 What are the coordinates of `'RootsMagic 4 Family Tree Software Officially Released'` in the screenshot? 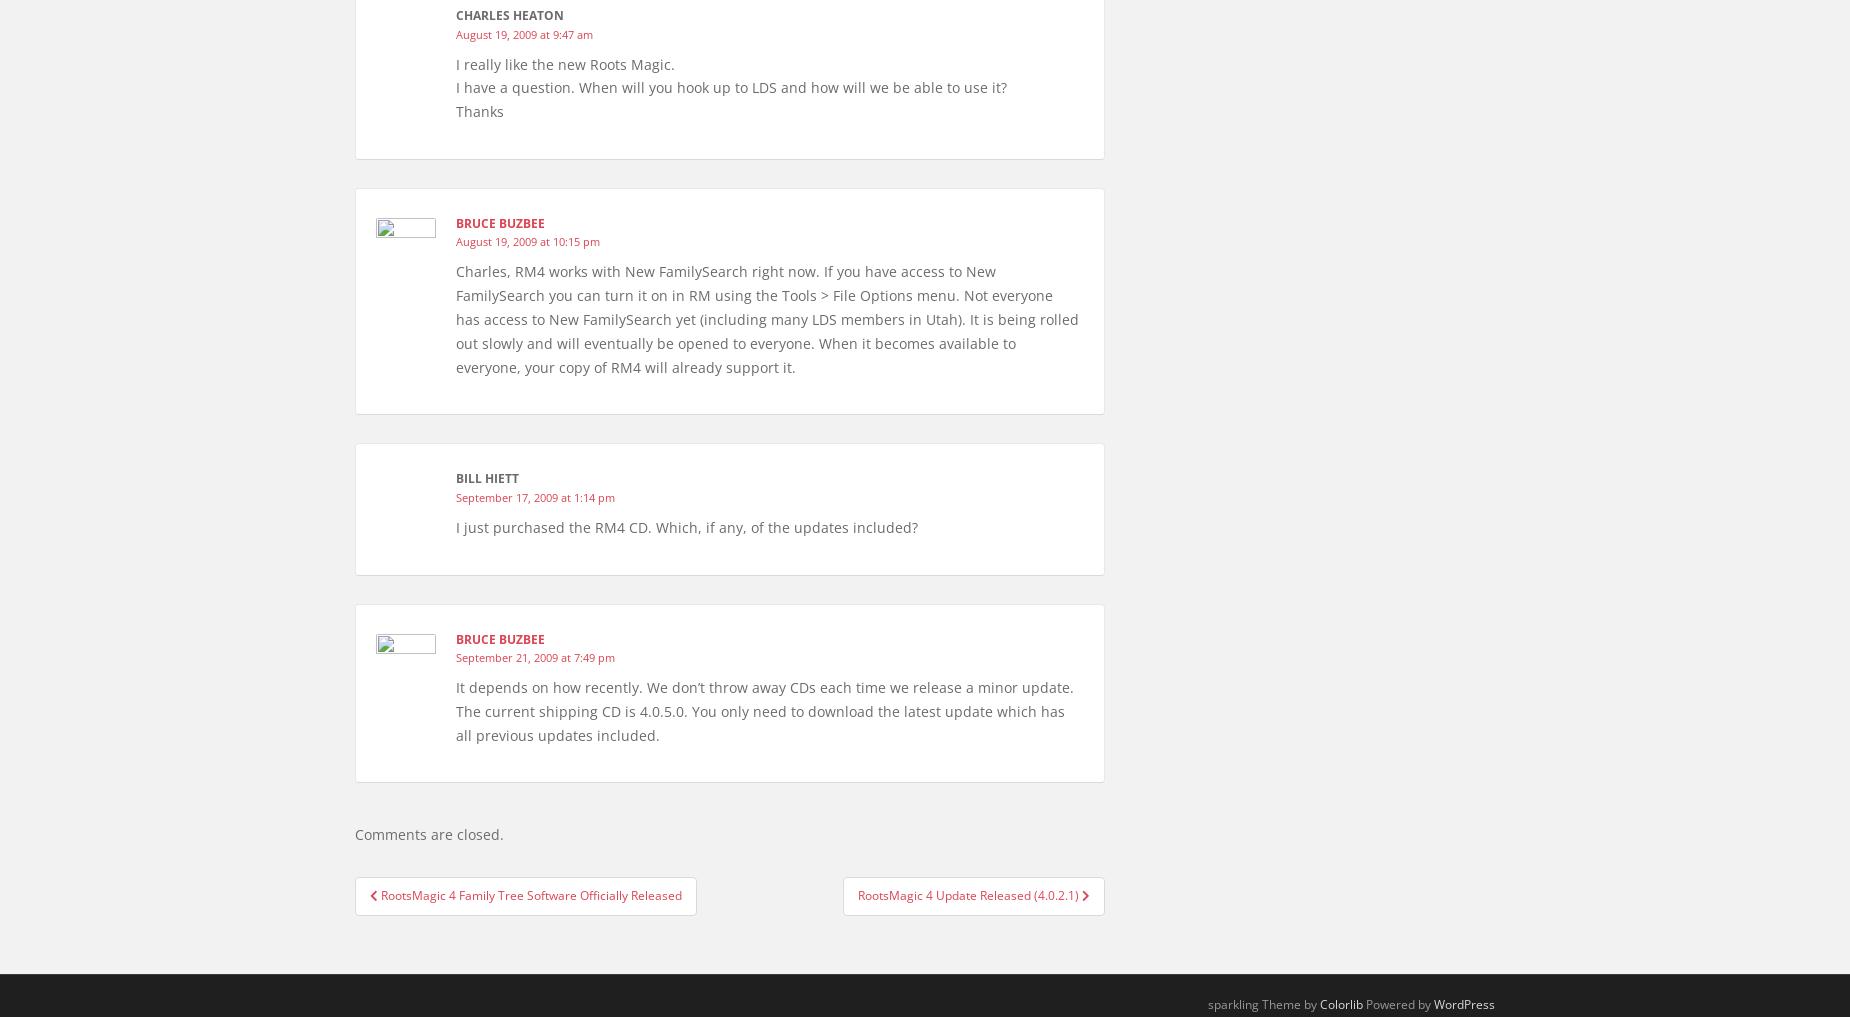 It's located at (531, 895).